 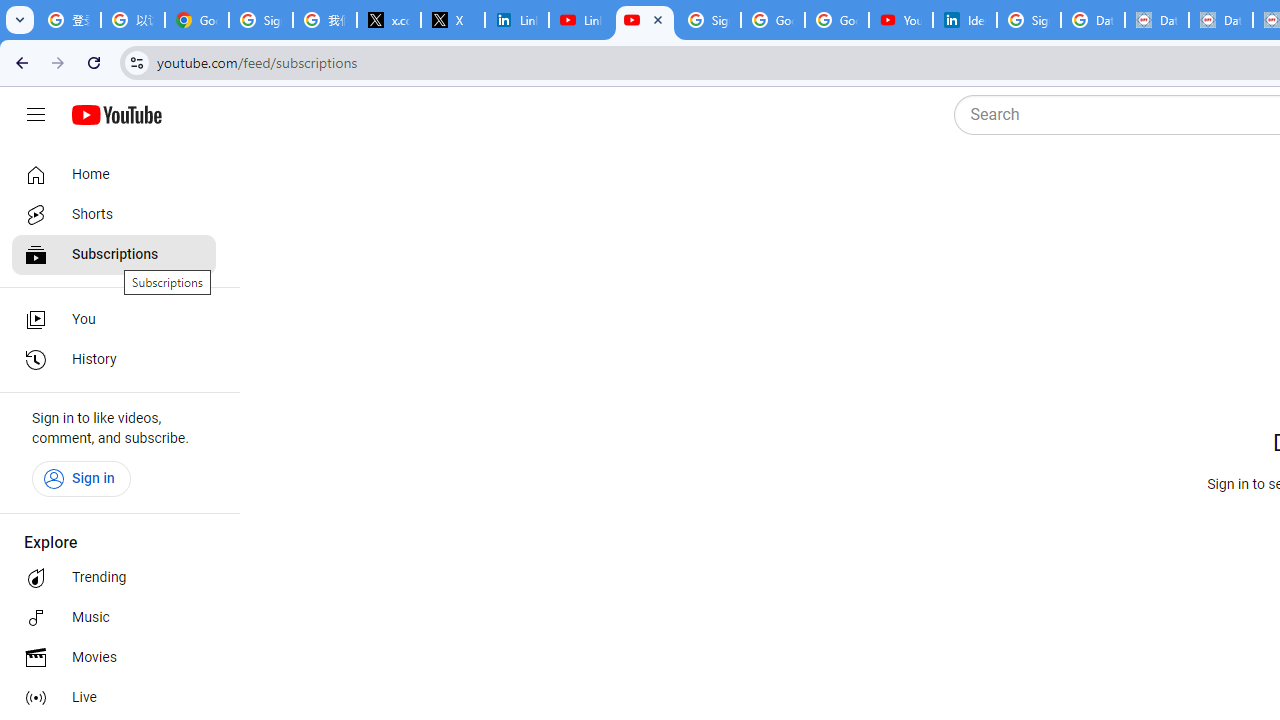 I want to click on 'Guide', so click(x=35, y=115).